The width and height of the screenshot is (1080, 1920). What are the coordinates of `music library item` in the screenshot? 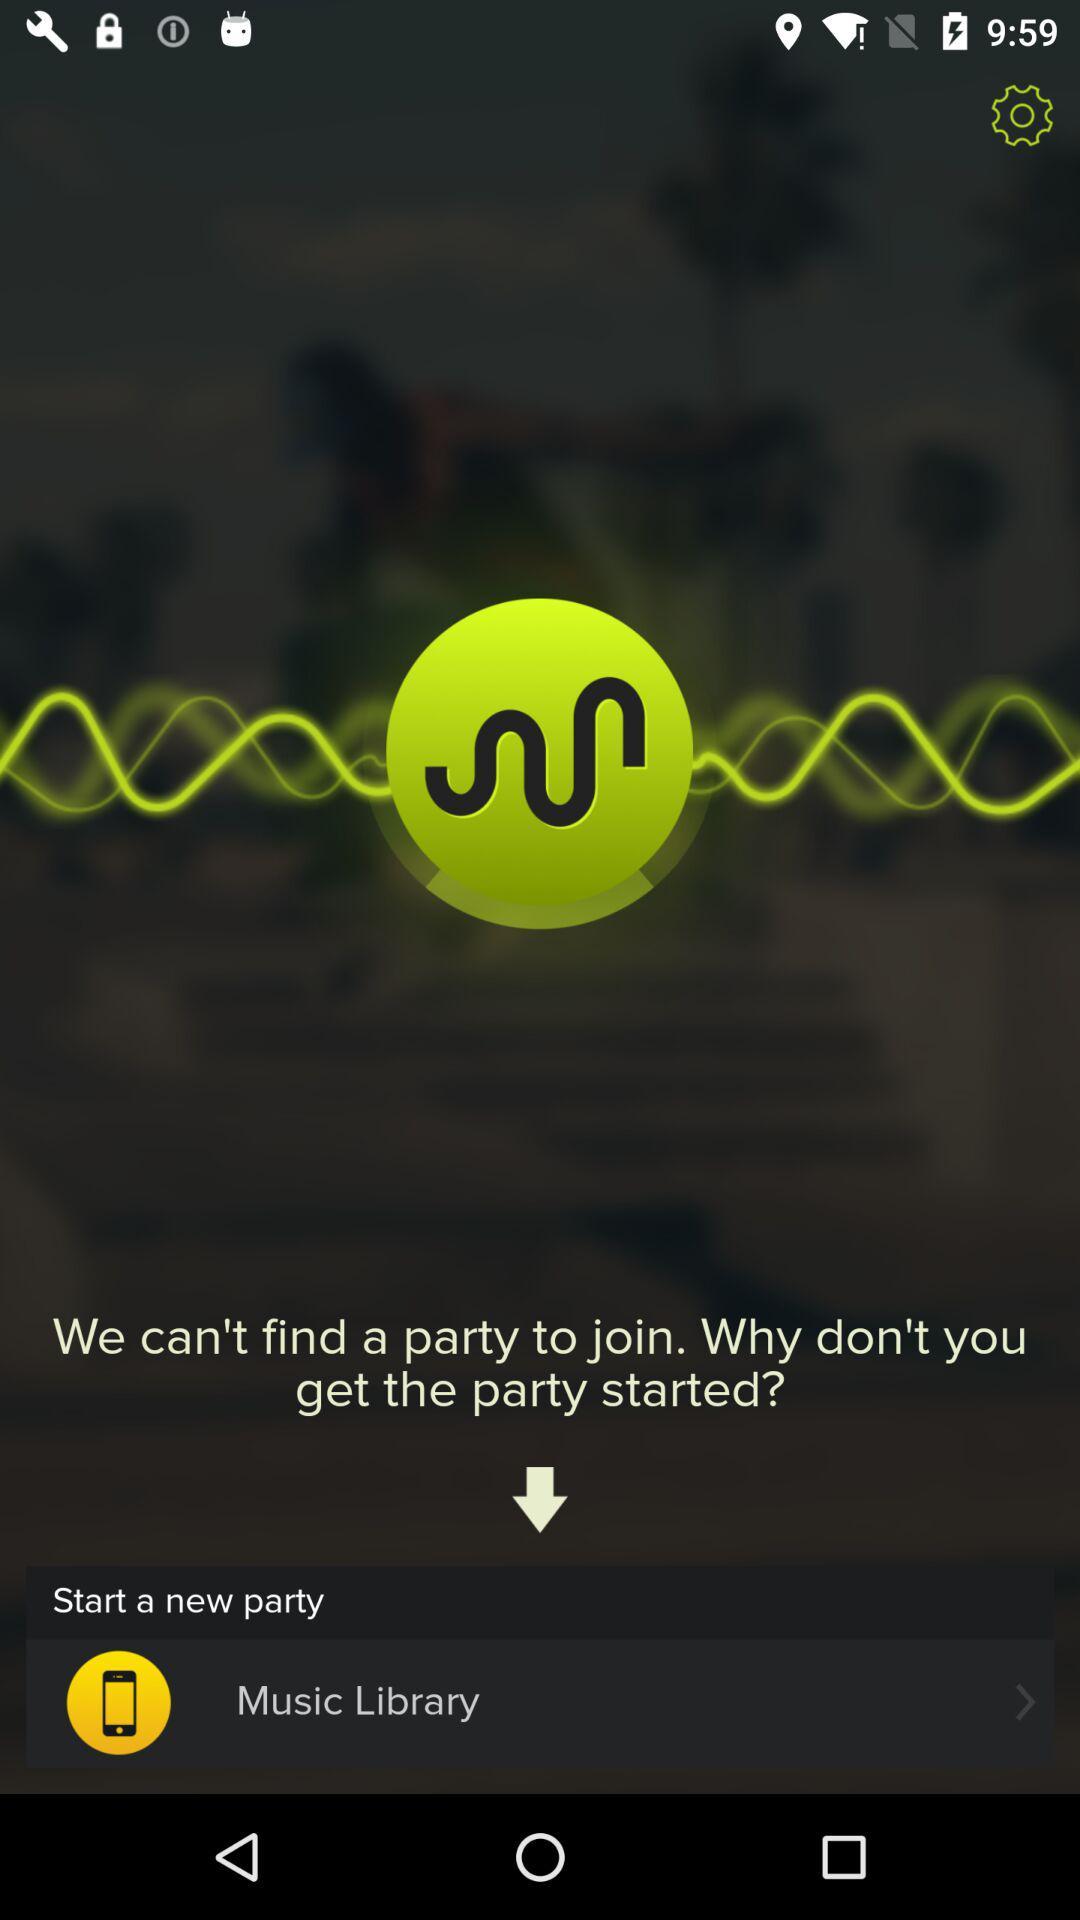 It's located at (540, 1701).